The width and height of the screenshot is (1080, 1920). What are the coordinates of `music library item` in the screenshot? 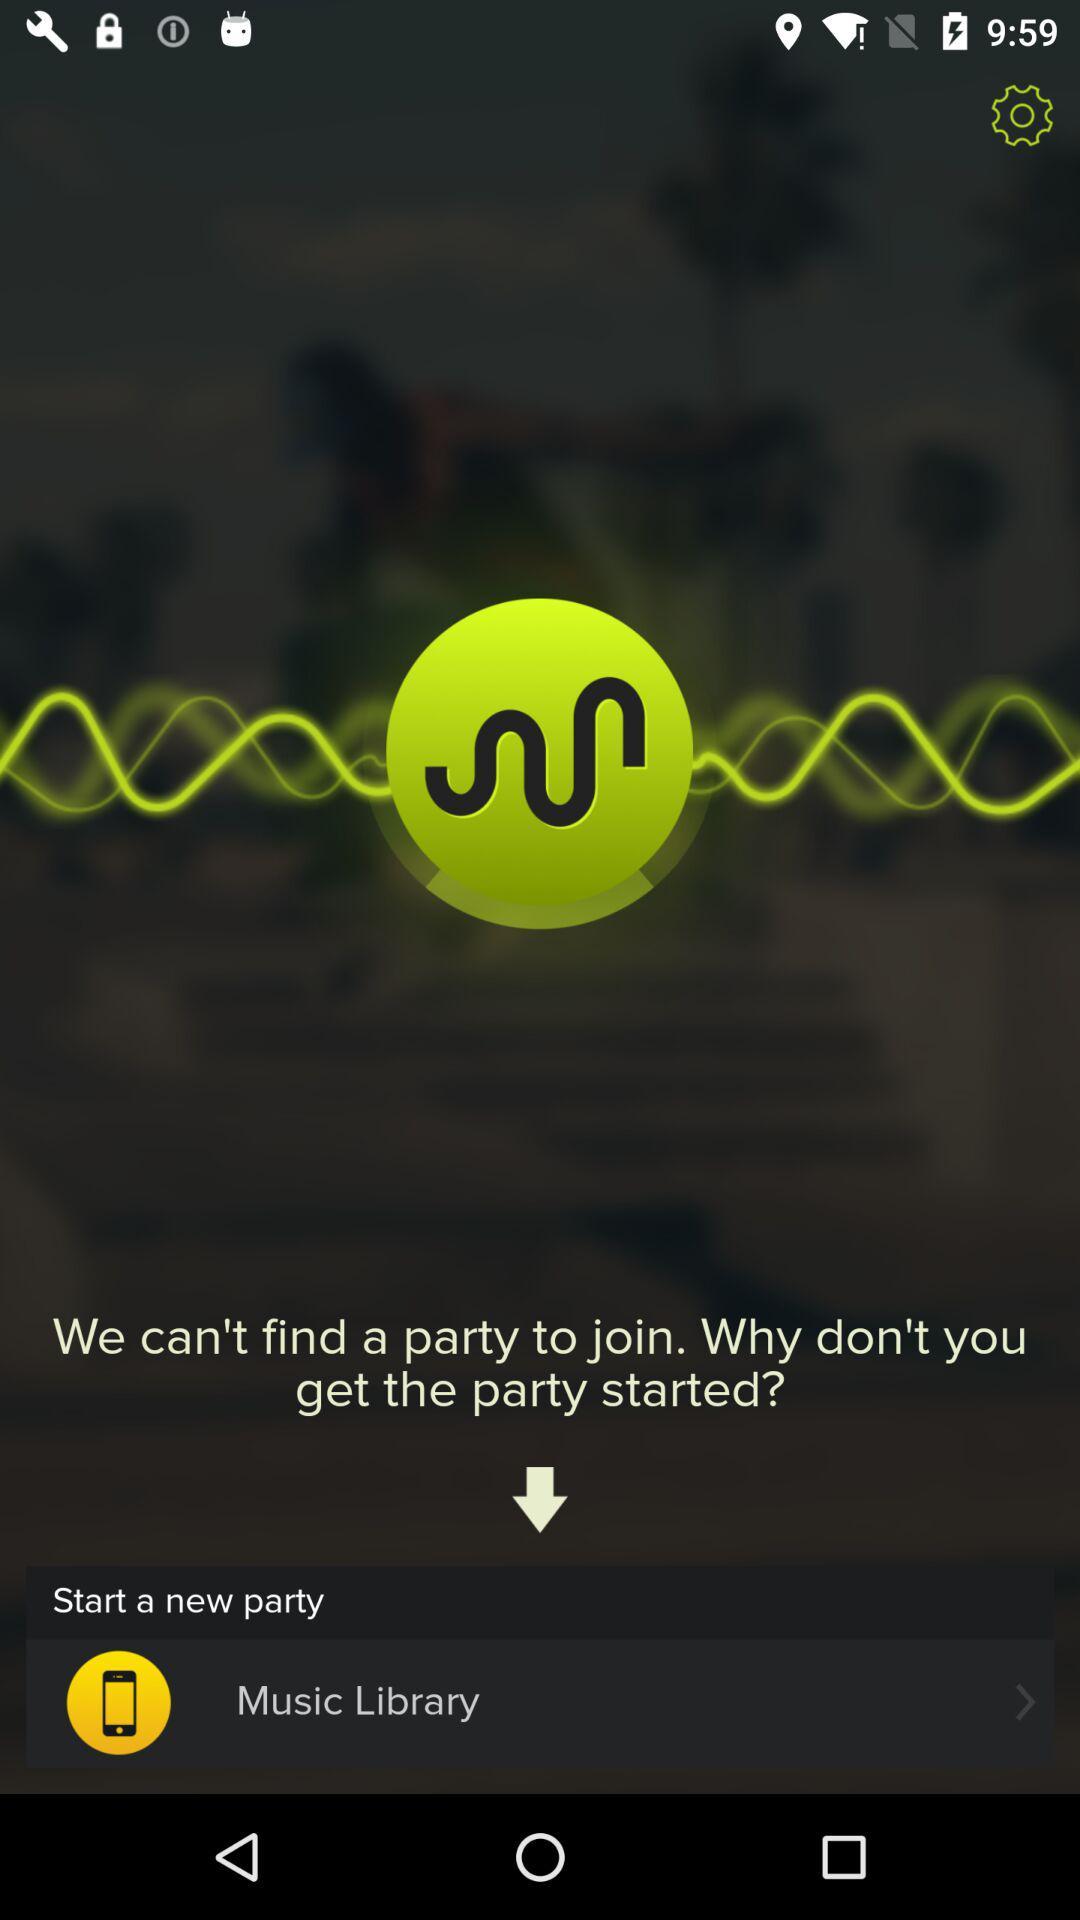 It's located at (540, 1701).